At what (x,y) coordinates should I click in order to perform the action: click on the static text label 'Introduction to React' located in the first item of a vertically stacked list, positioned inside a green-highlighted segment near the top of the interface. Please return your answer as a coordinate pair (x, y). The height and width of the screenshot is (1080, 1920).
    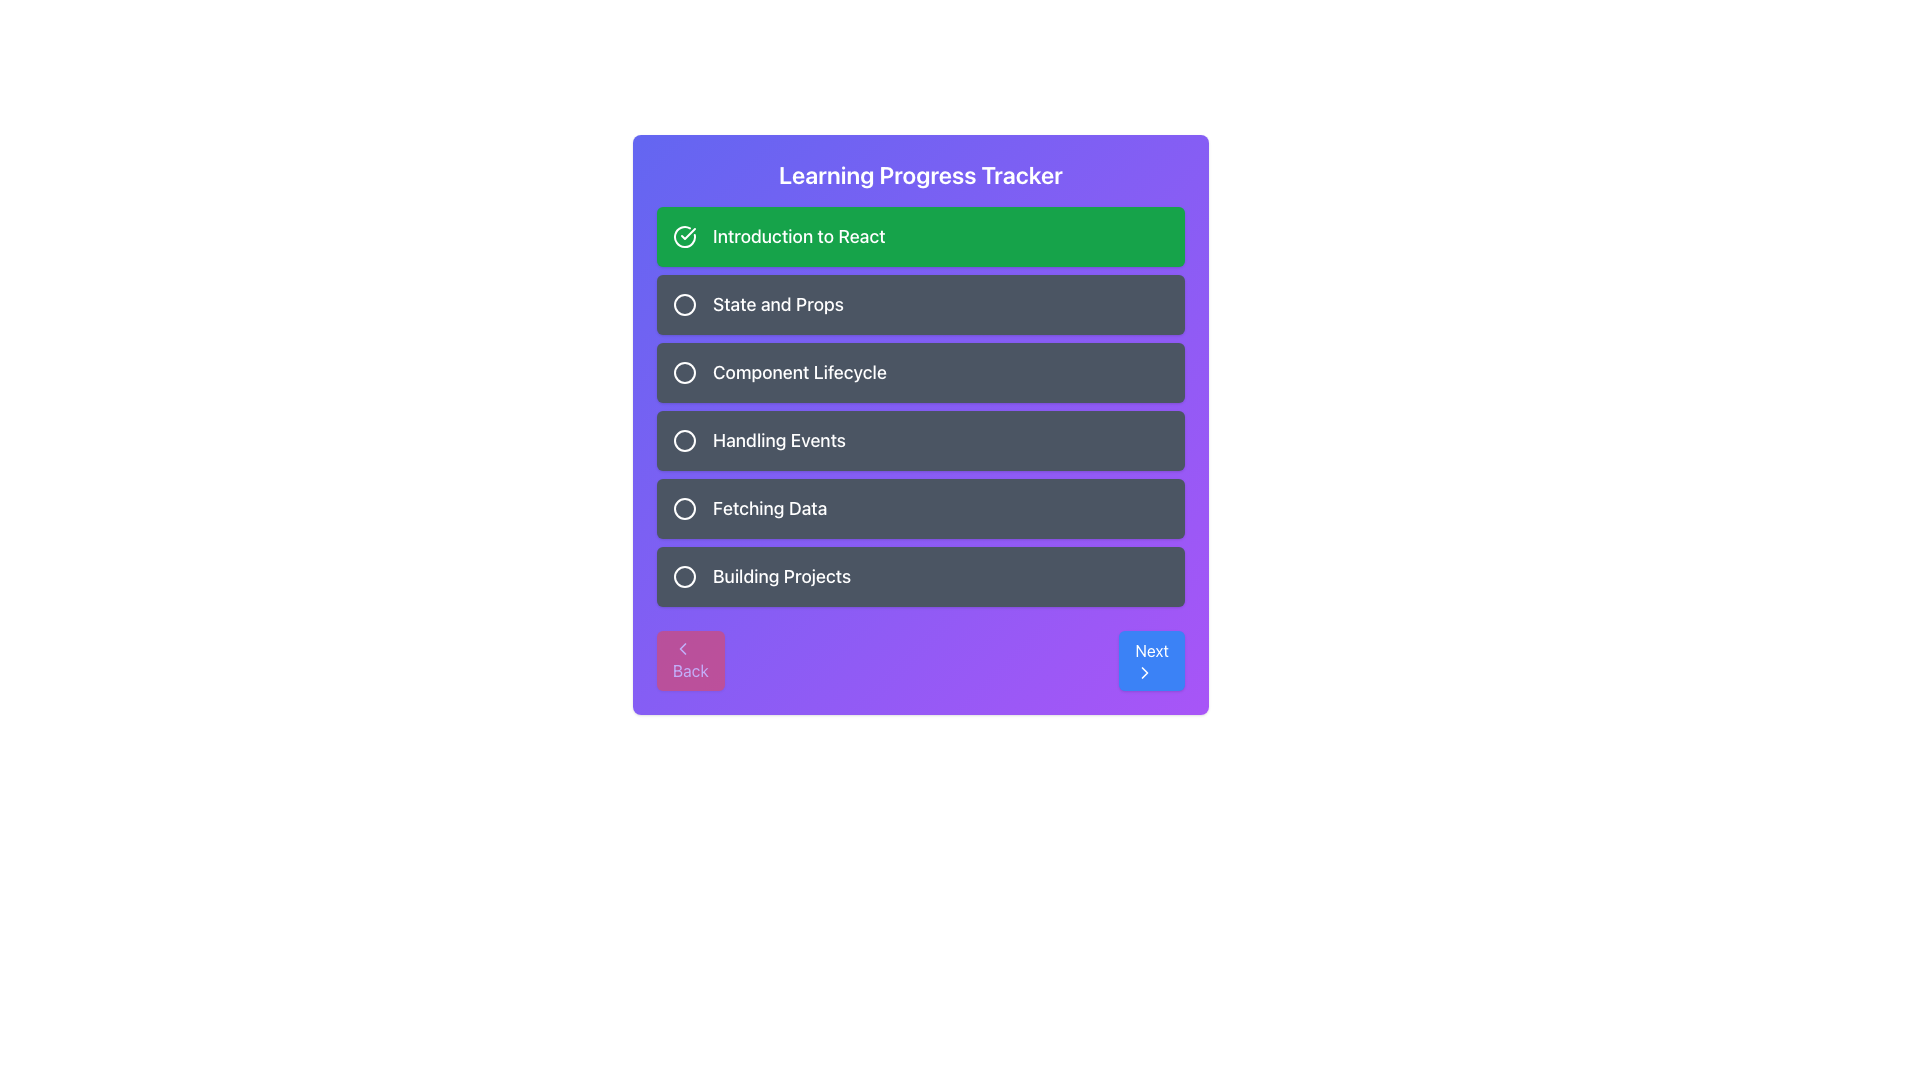
    Looking at the image, I should click on (798, 235).